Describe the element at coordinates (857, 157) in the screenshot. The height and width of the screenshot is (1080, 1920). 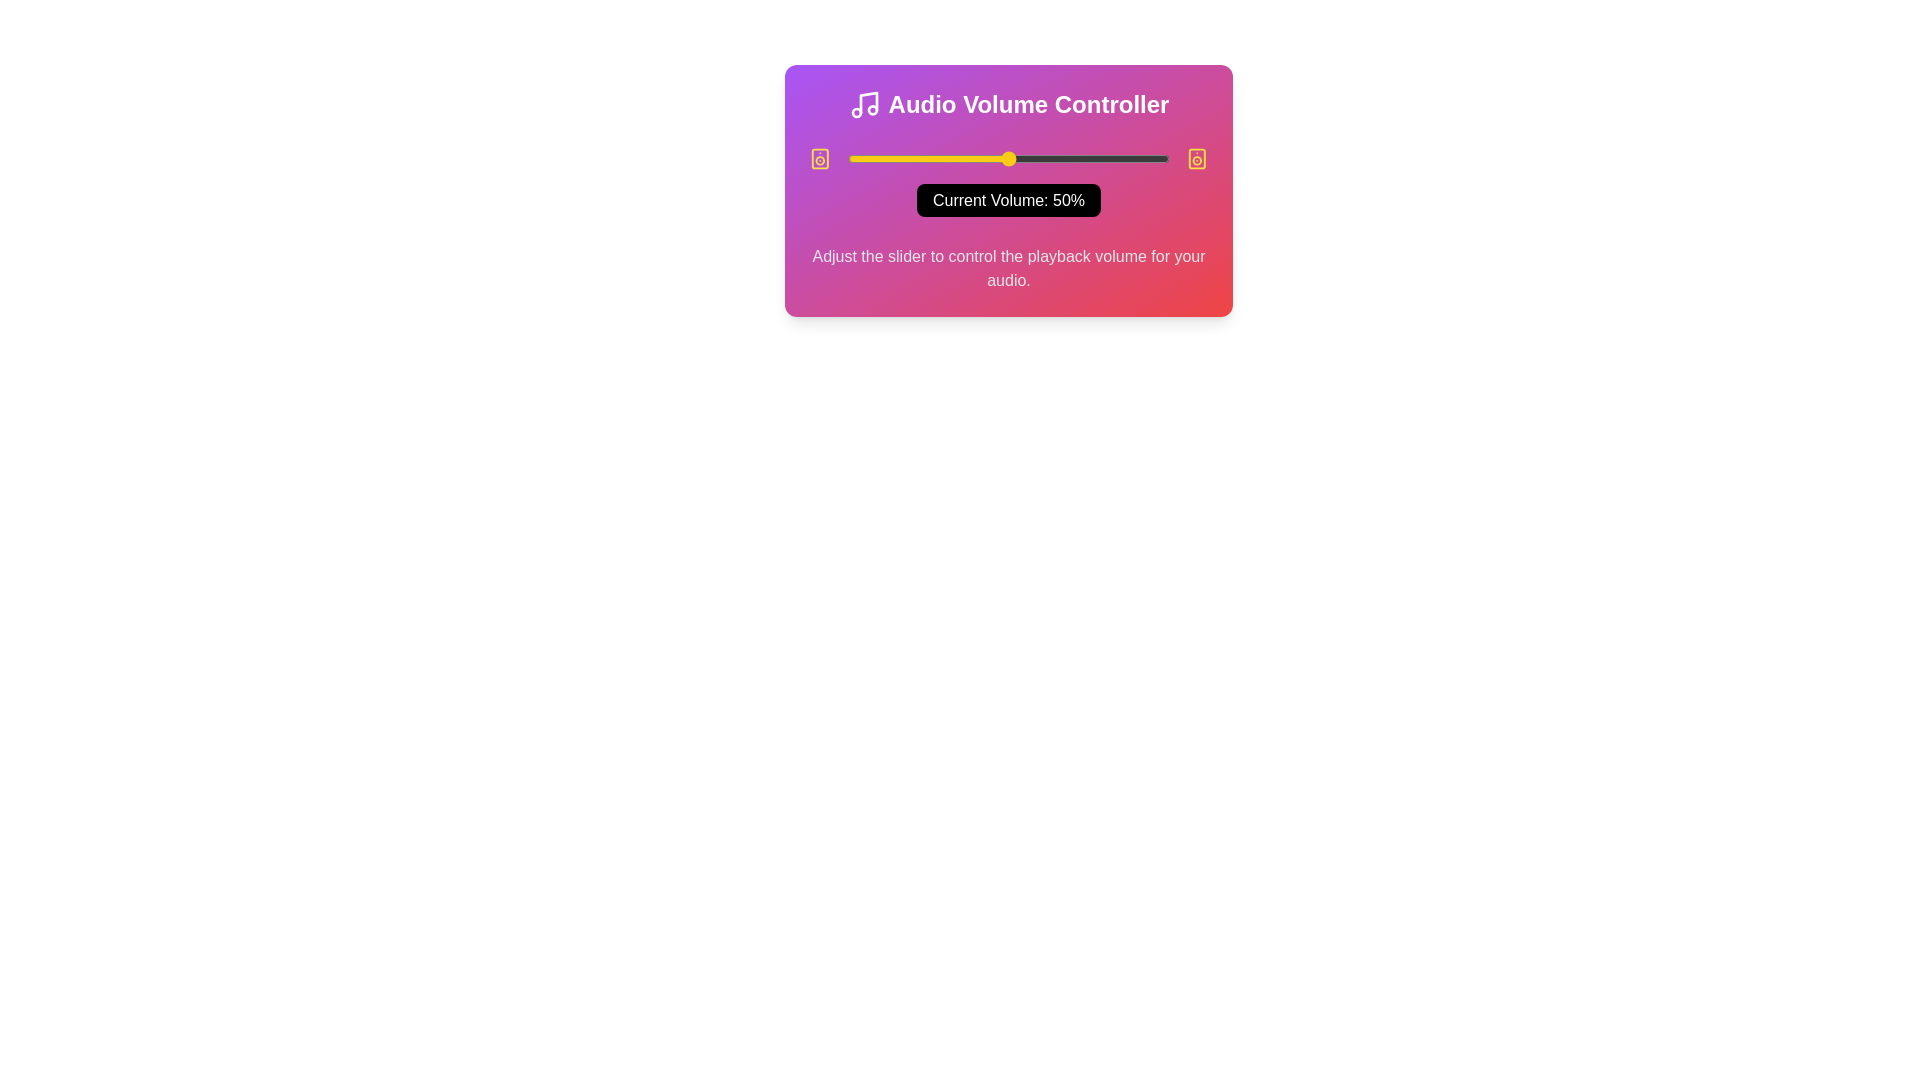
I see `the slider to set the volume to 3%` at that location.